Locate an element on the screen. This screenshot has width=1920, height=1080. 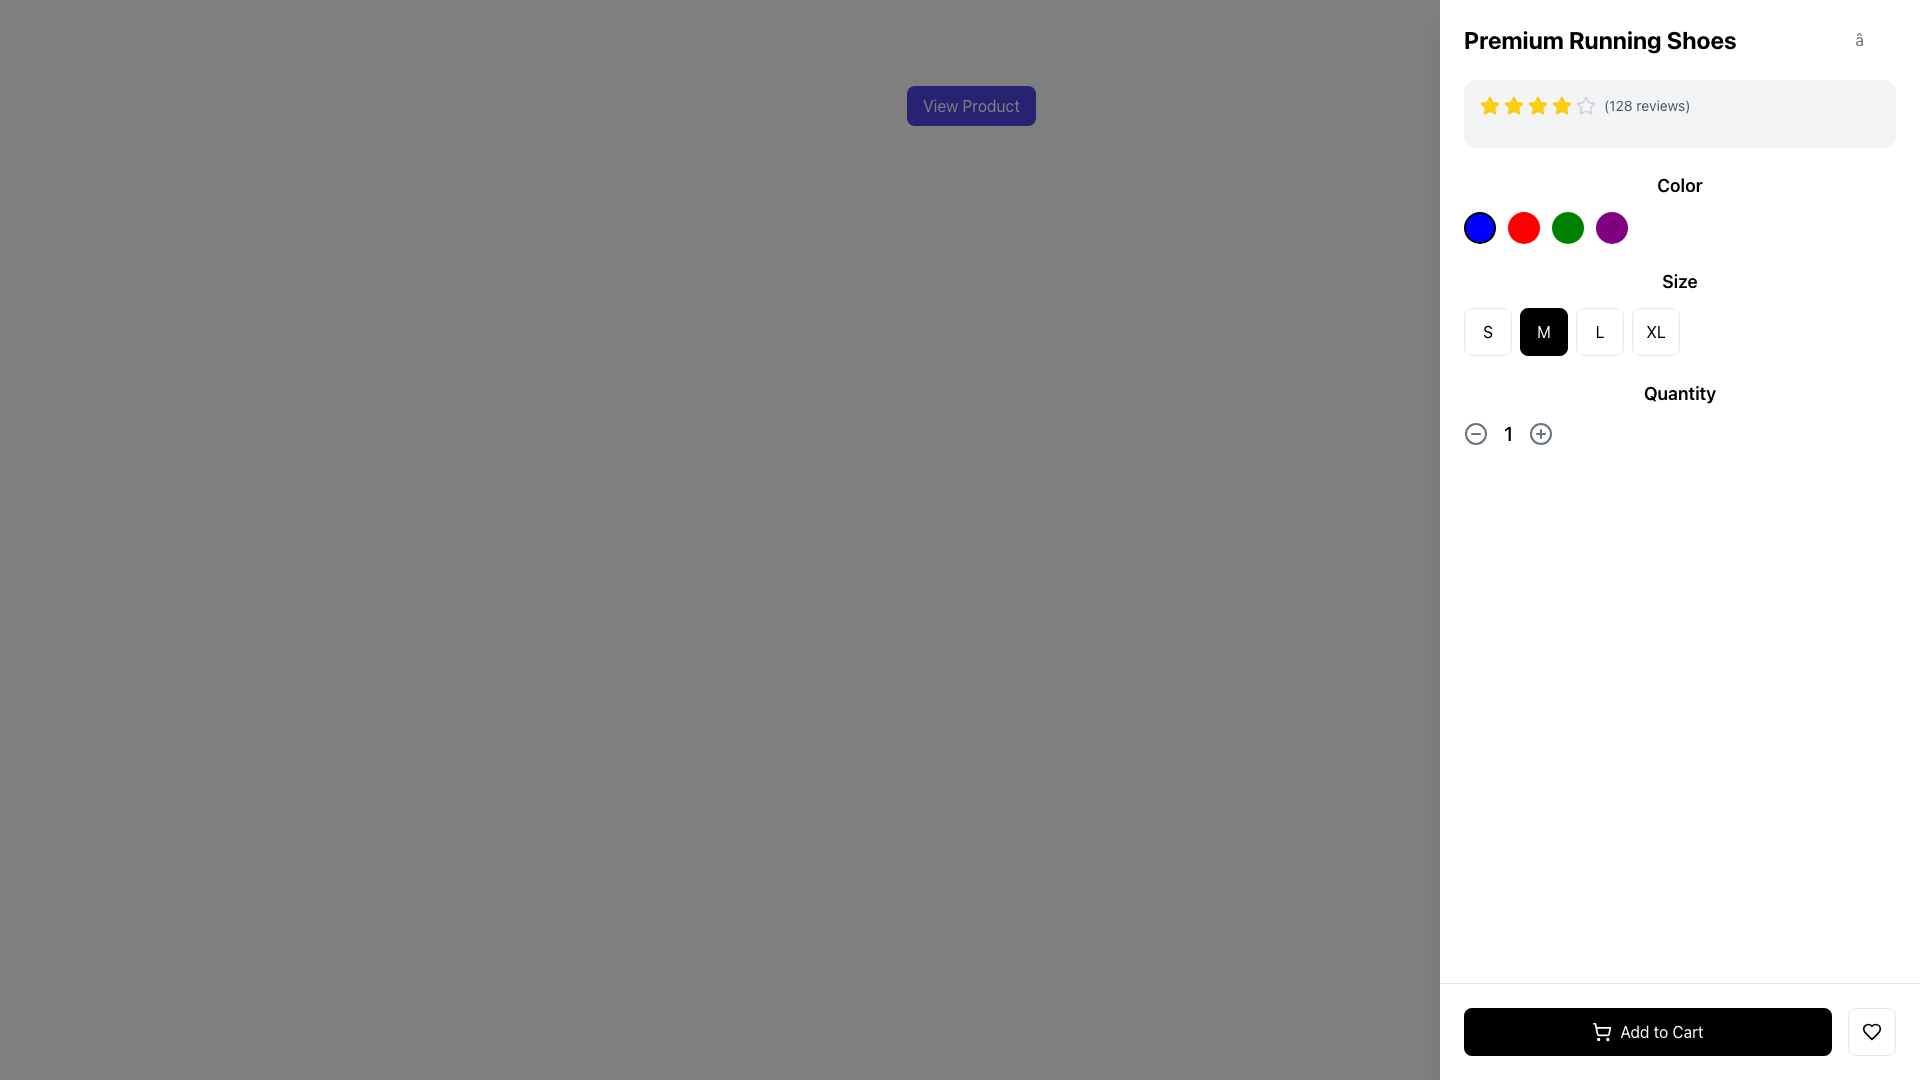
the second star icon in the rating system, which represents a rating of two out of five, located in the rating section near the top of the product panel on the right side of the interface is located at coordinates (1513, 105).